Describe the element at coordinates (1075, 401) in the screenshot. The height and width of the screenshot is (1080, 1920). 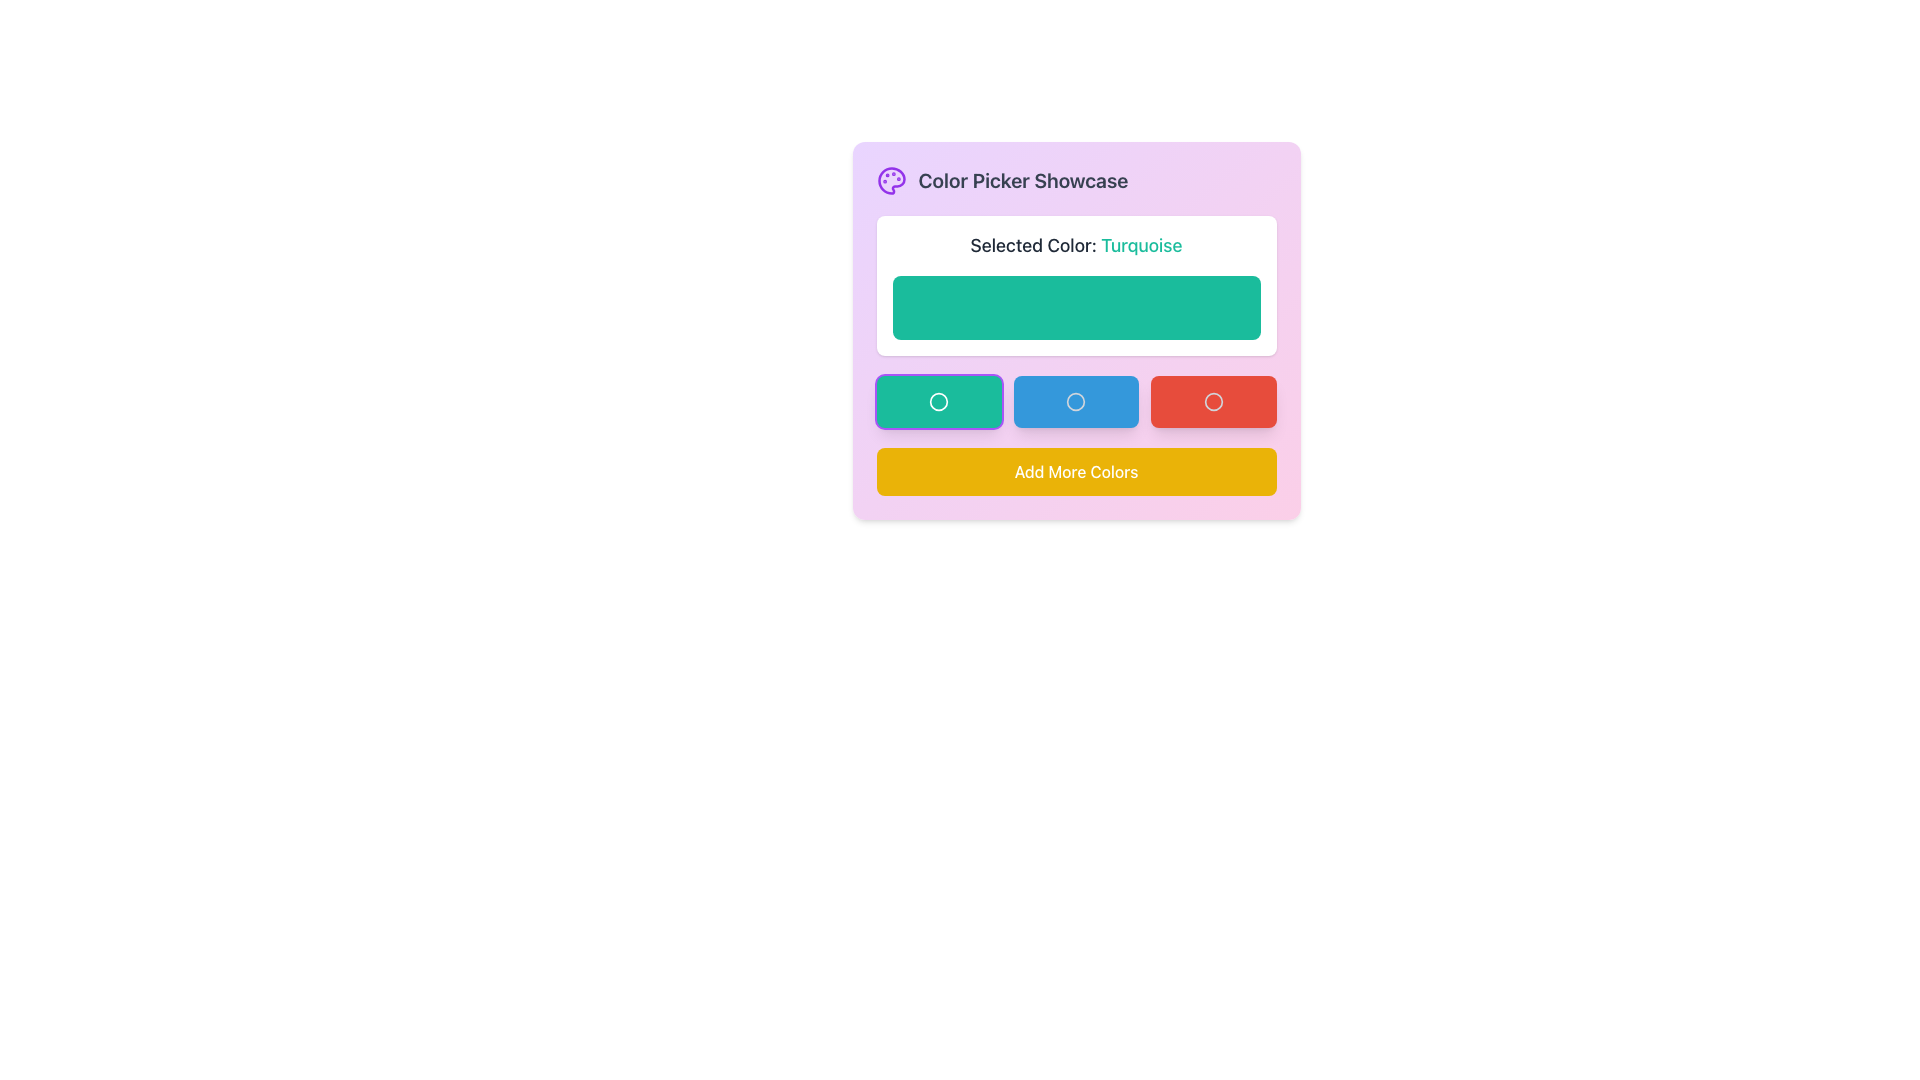
I see `the blue button positioned in the second slot of a grid of three buttons, located below a turquoise display box and above a yellow button labeled 'Add More Colors'` at that location.